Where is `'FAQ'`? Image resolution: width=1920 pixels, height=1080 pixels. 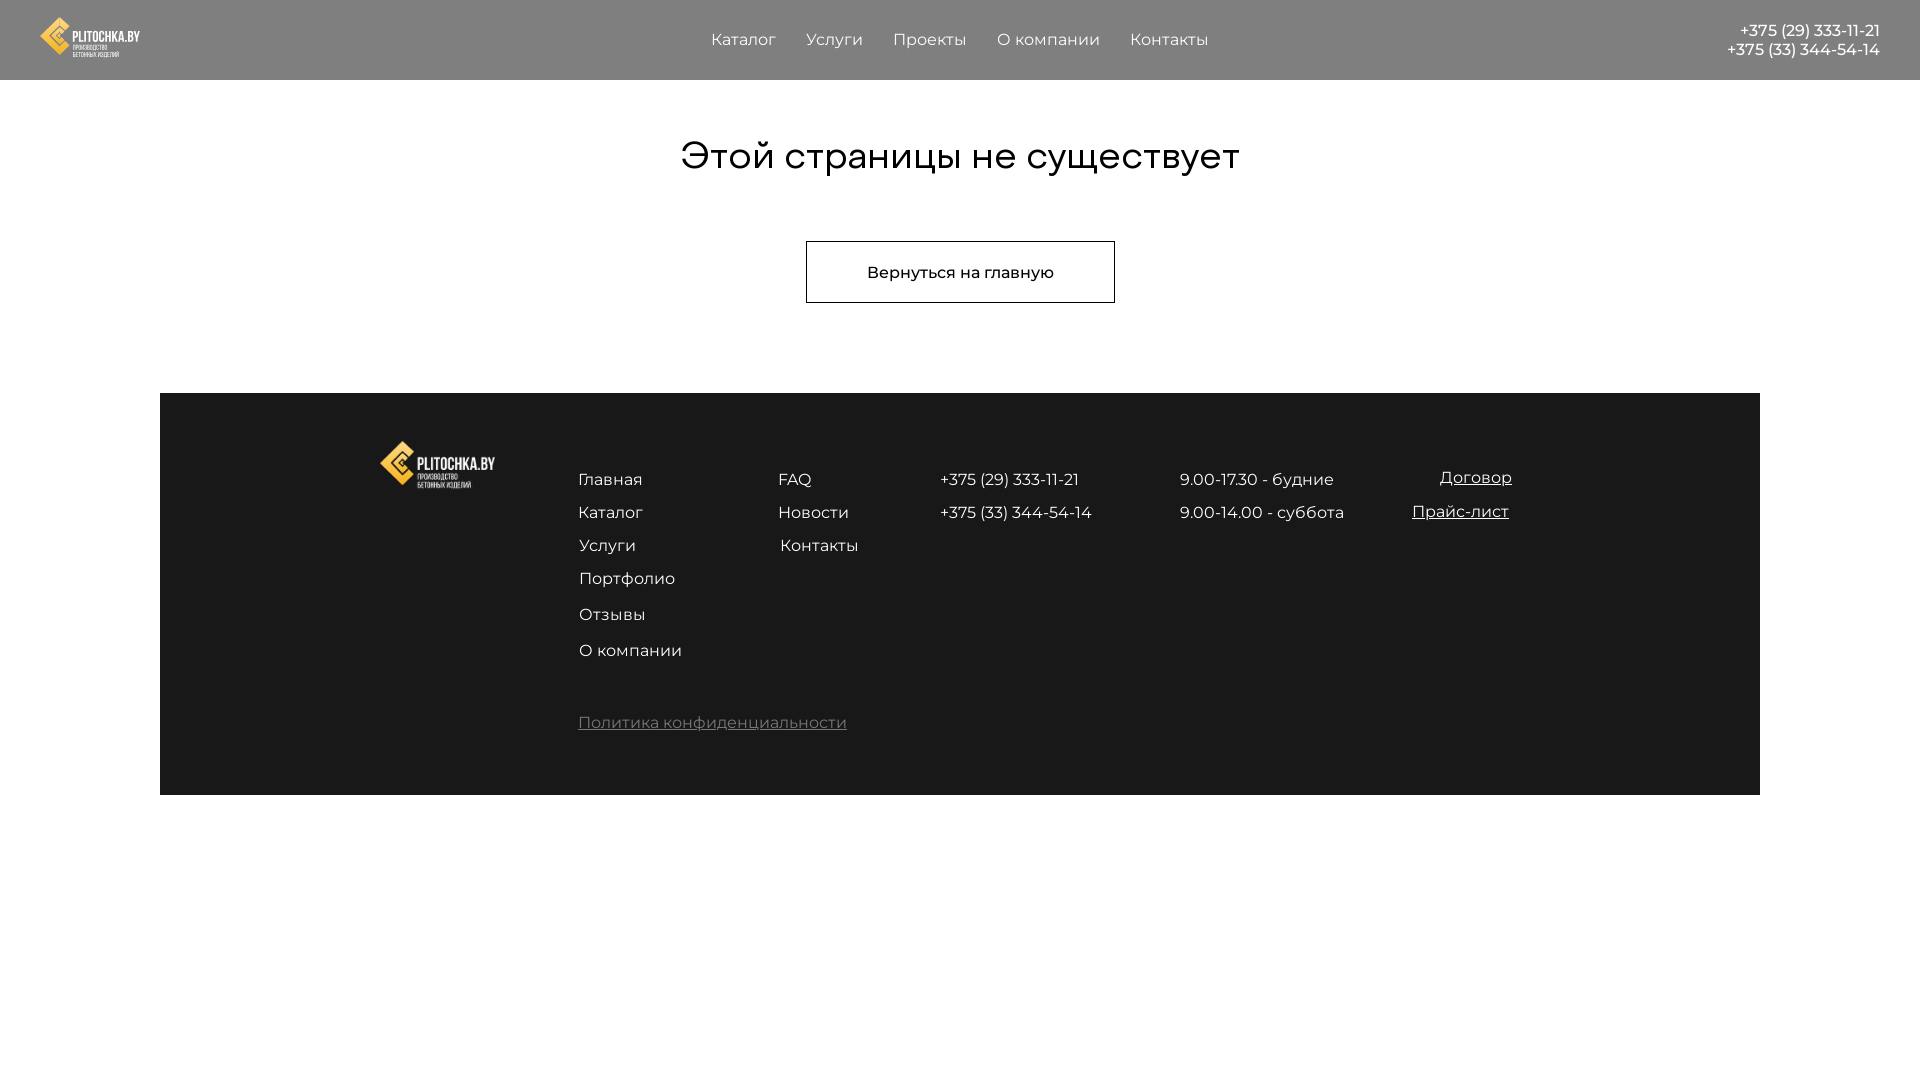
'FAQ' is located at coordinates (793, 479).